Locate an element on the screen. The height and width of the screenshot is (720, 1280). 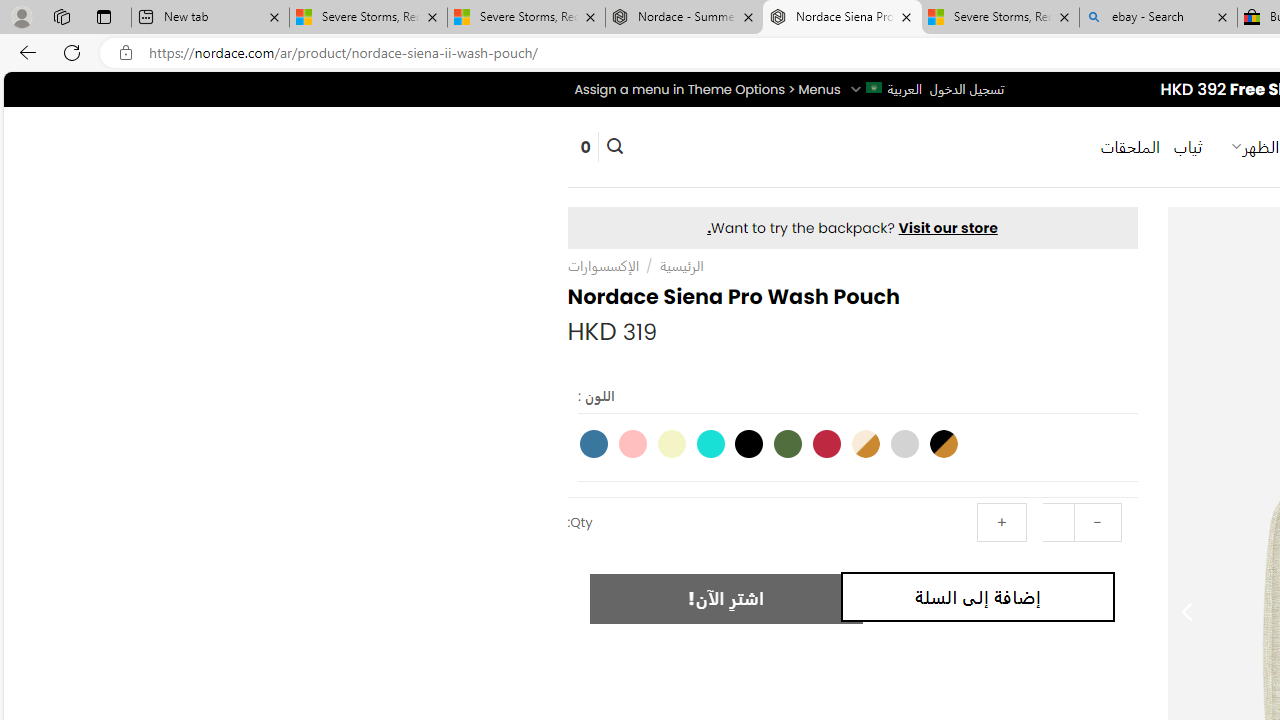
' 0' is located at coordinates (584, 145).